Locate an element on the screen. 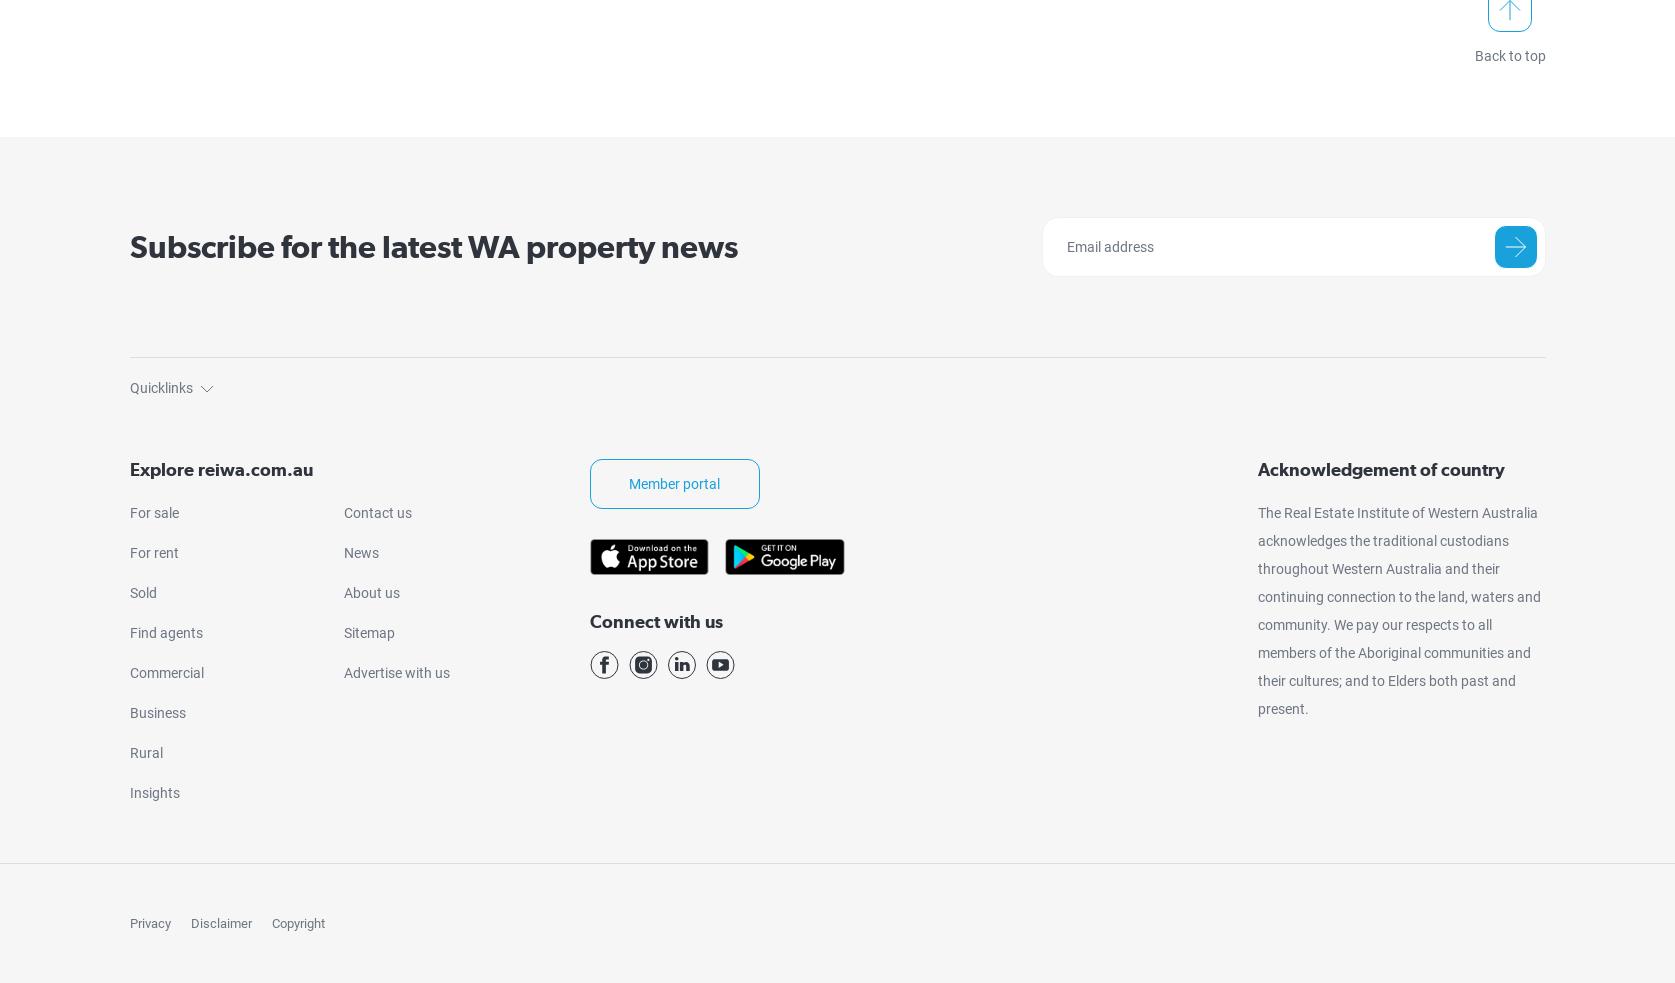 The height and width of the screenshot is (983, 1675). 'Member portal' is located at coordinates (674, 483).